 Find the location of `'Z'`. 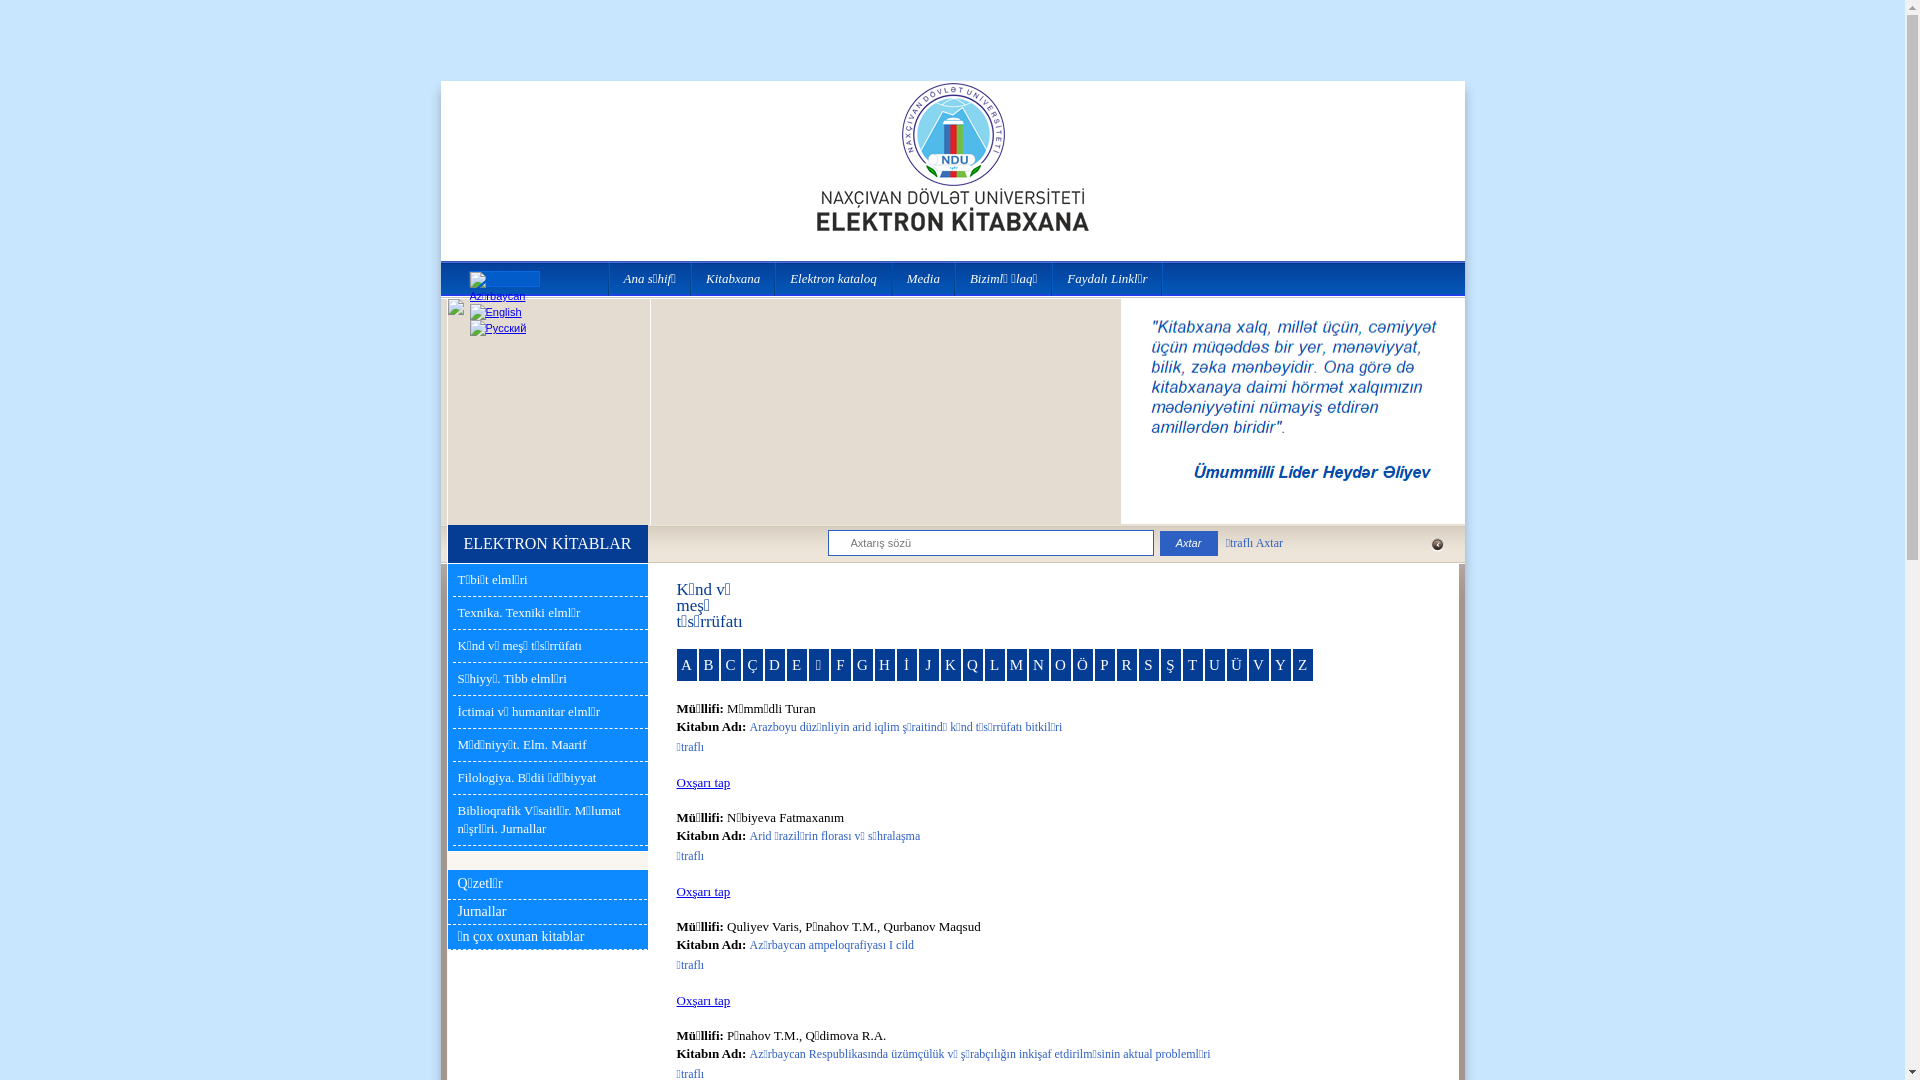

'Z' is located at coordinates (1302, 664).